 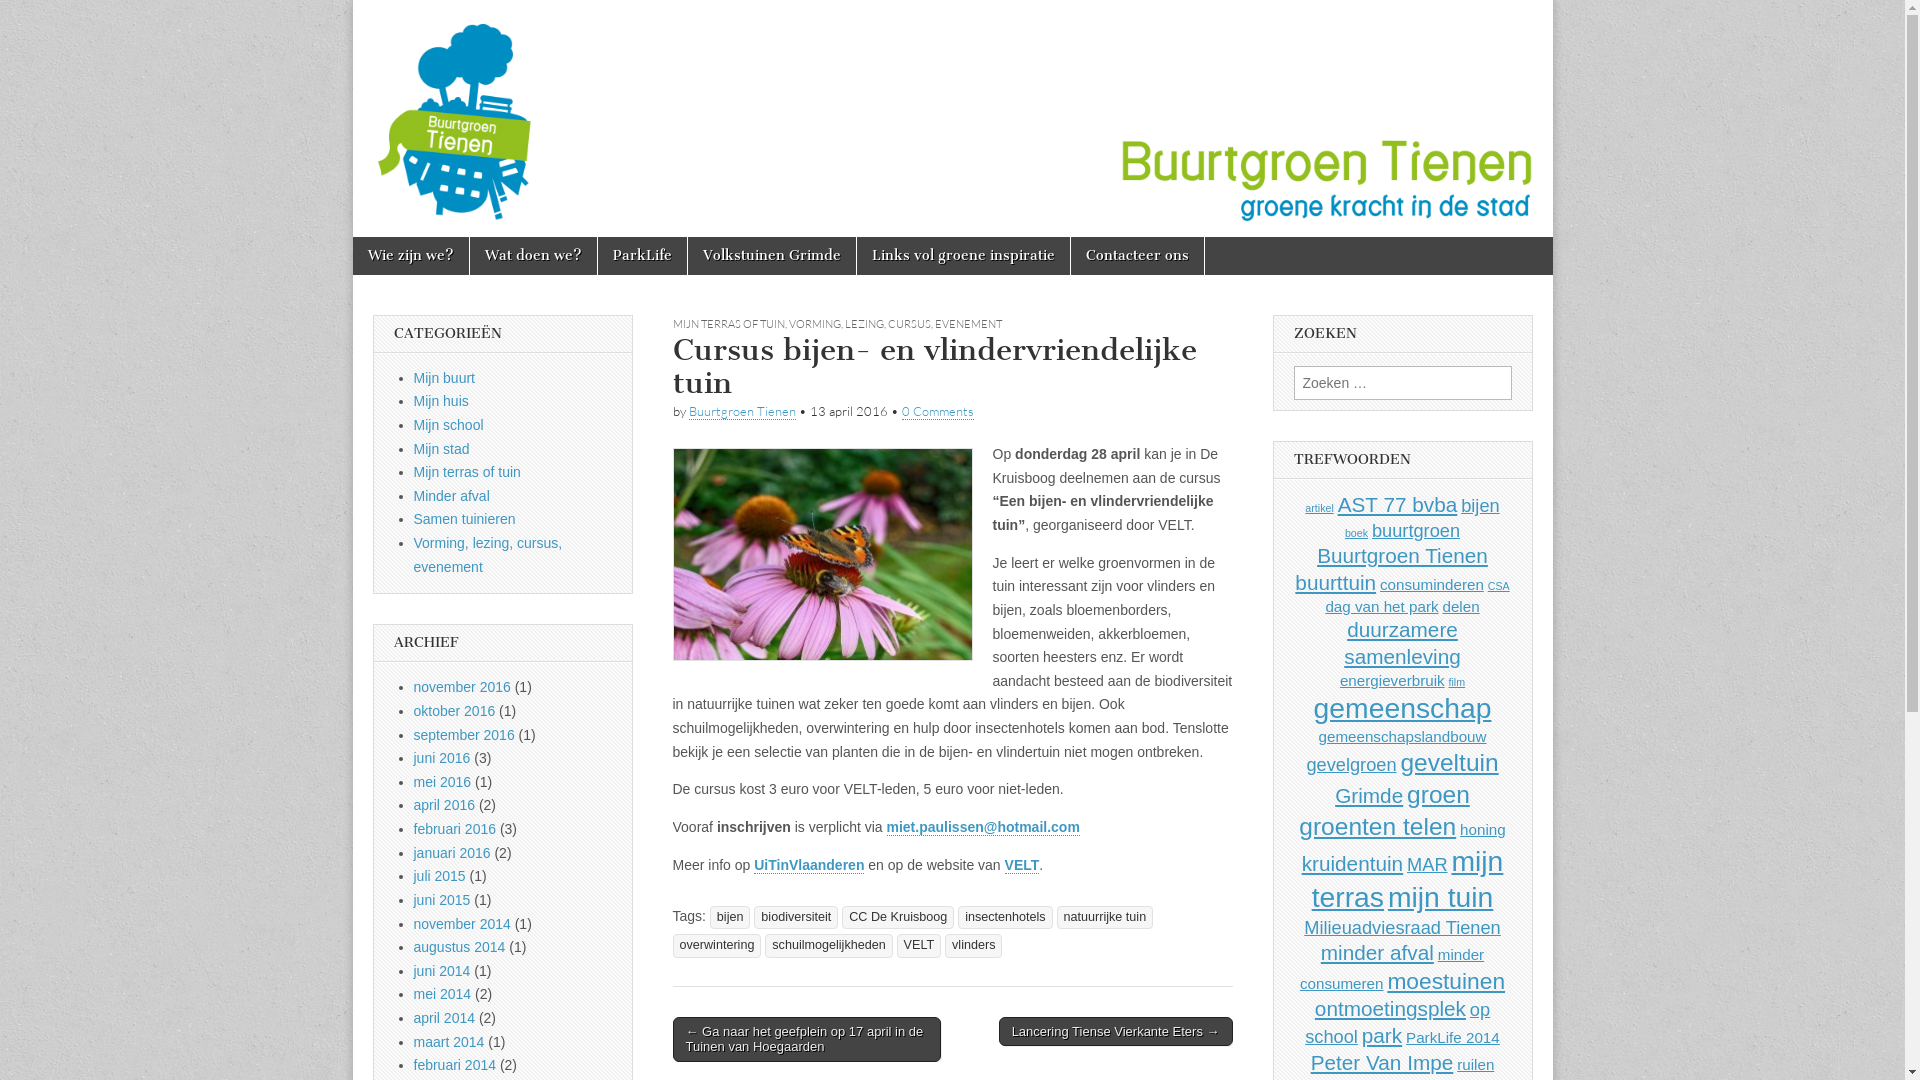 What do you see at coordinates (642, 254) in the screenshot?
I see `'ParkLife'` at bounding box center [642, 254].